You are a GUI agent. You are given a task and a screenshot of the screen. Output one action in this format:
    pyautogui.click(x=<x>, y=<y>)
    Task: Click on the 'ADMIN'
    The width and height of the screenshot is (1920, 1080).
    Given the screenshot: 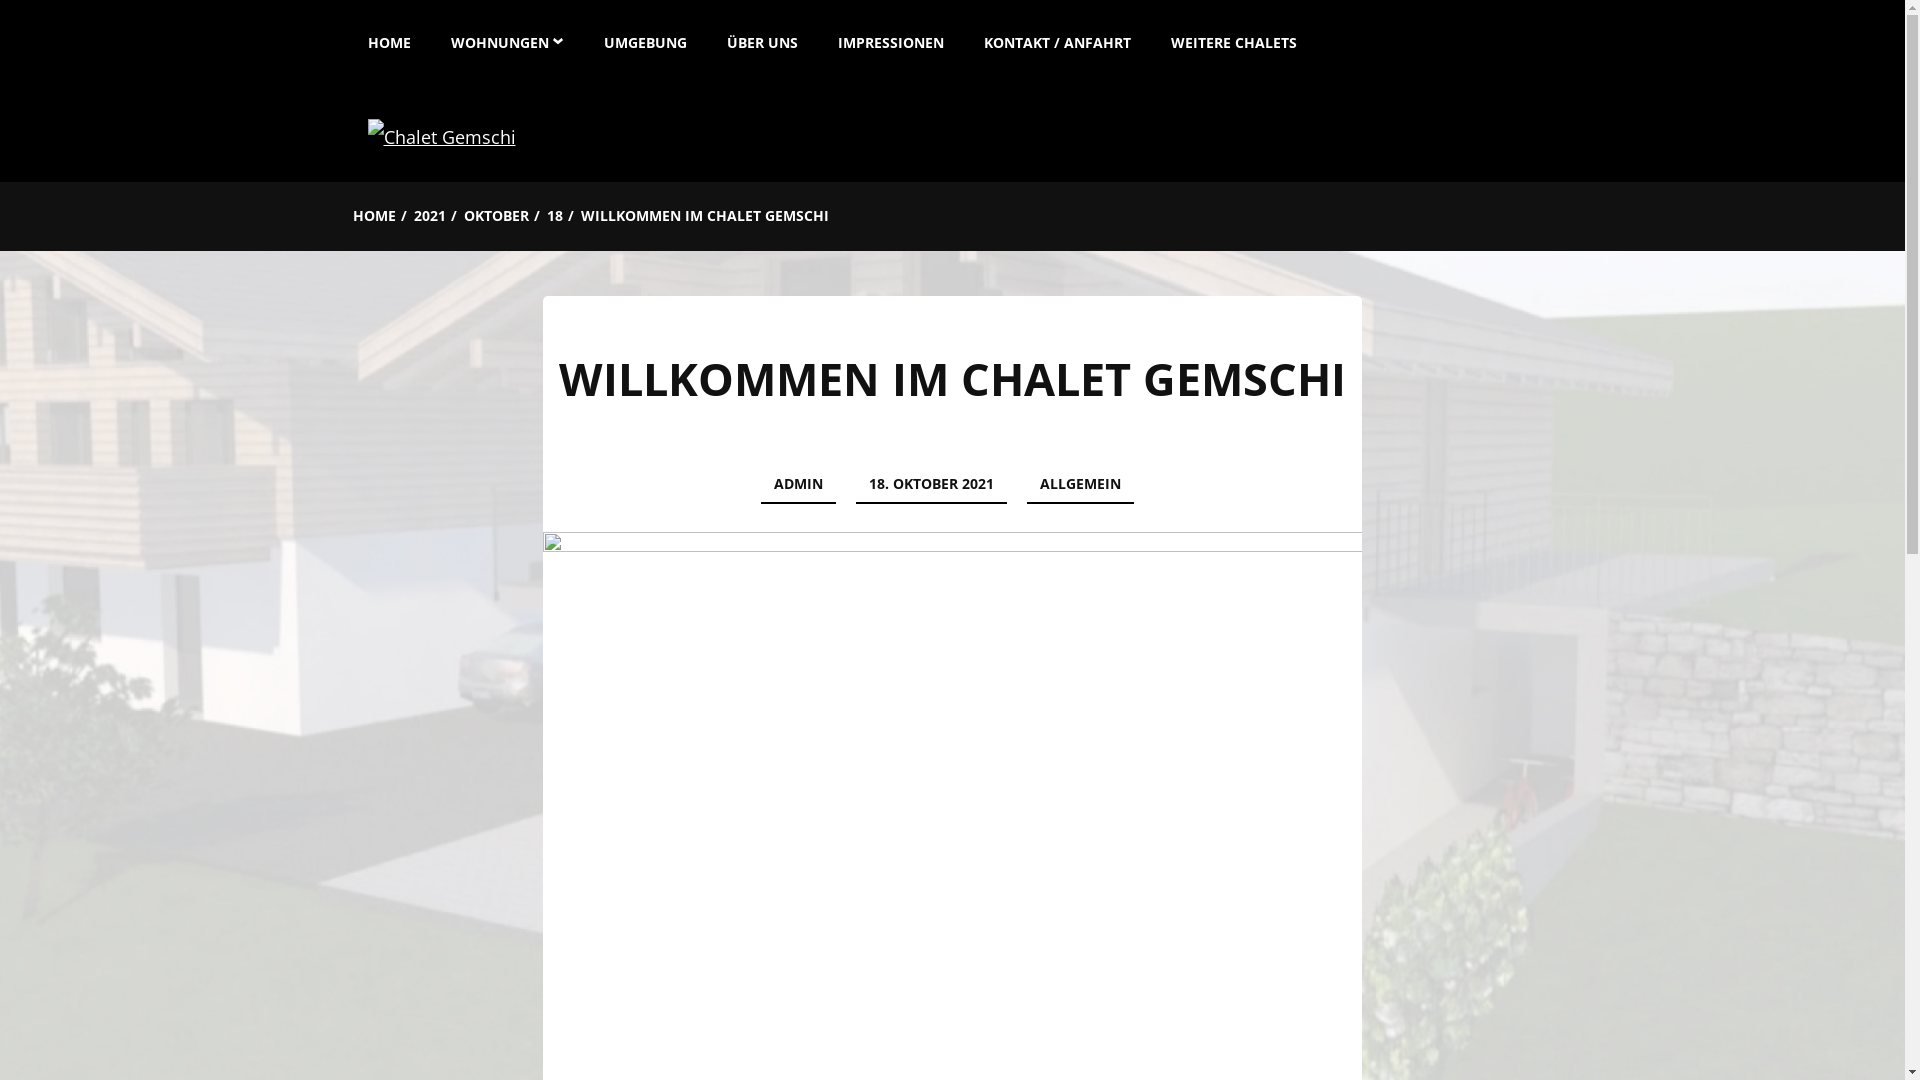 What is the action you would take?
    pyautogui.click(x=797, y=485)
    